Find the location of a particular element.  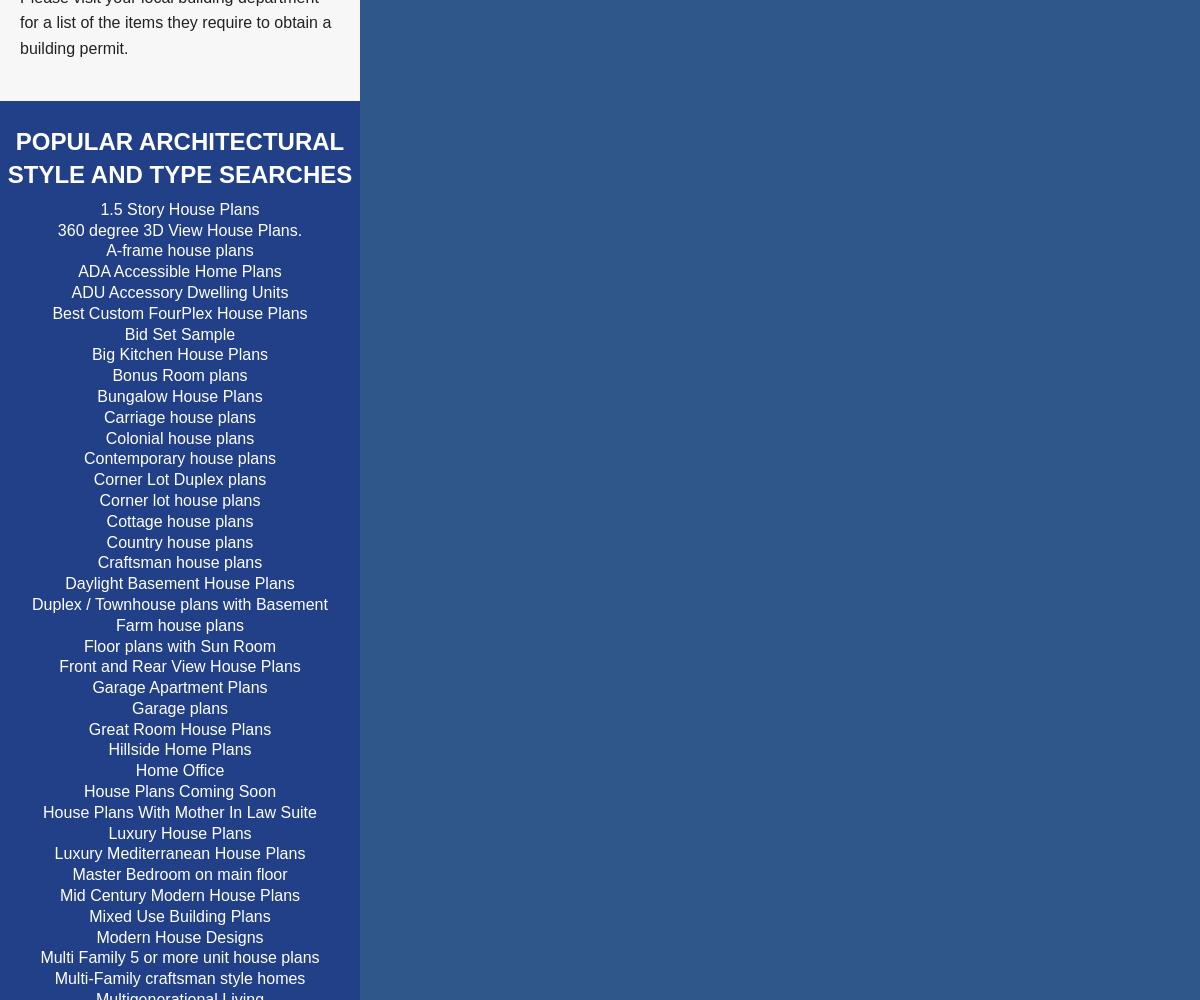

'House Plans Coming Soon' is located at coordinates (178, 791).